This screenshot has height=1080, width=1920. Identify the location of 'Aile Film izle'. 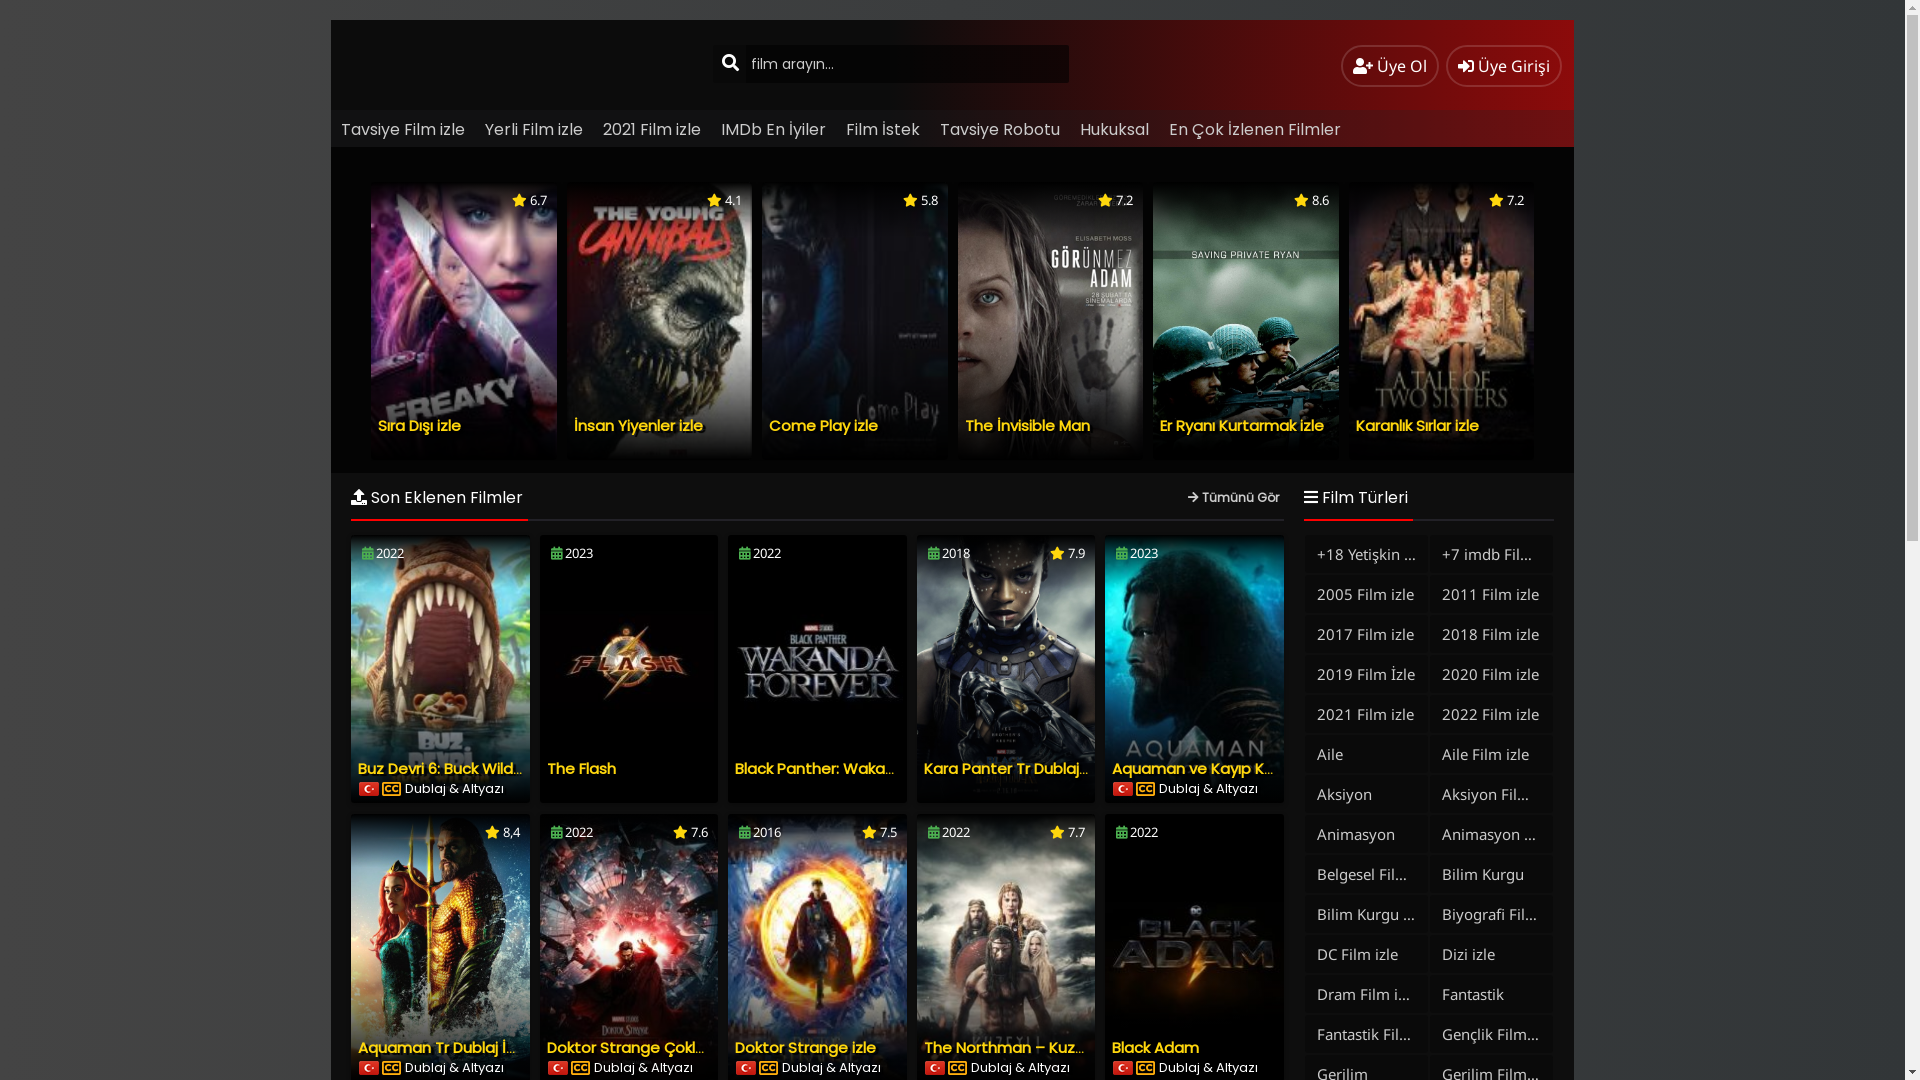
(1491, 753).